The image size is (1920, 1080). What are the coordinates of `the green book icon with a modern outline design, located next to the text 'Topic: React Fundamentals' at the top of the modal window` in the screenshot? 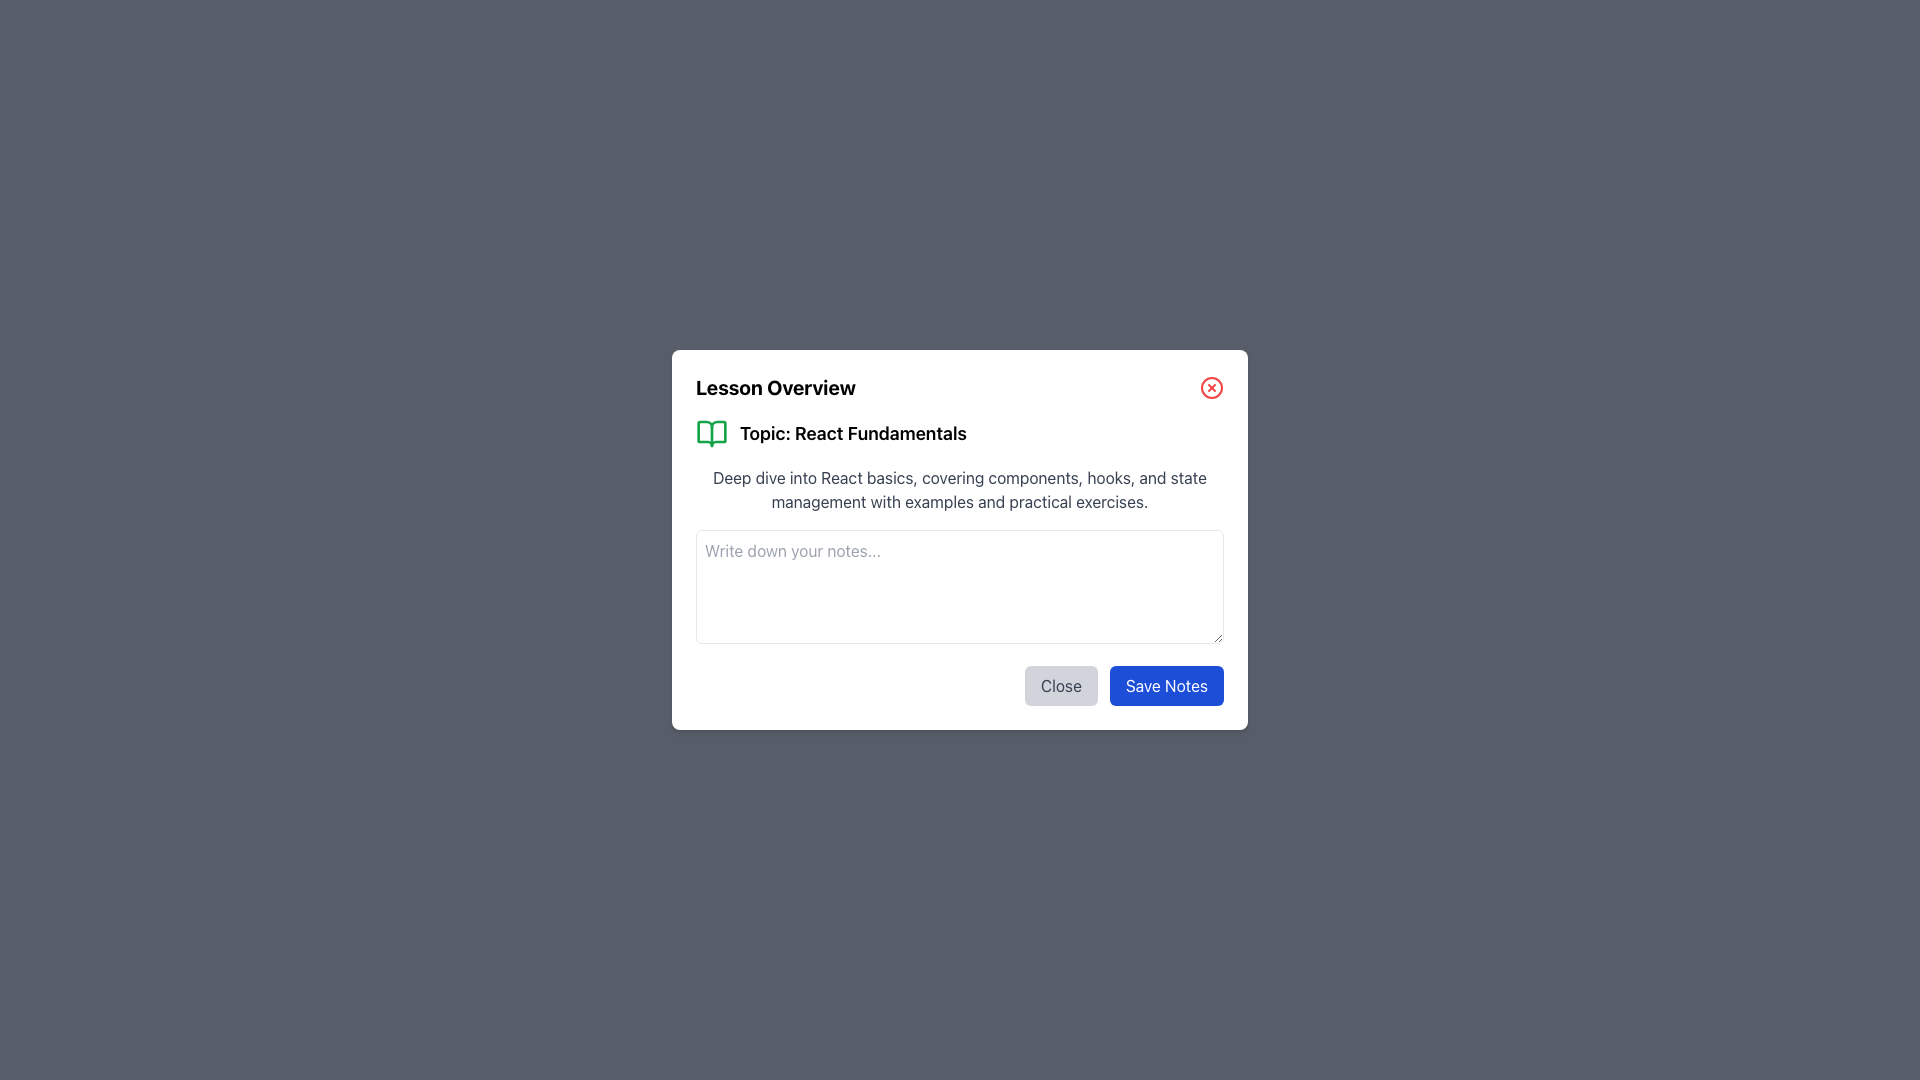 It's located at (711, 433).